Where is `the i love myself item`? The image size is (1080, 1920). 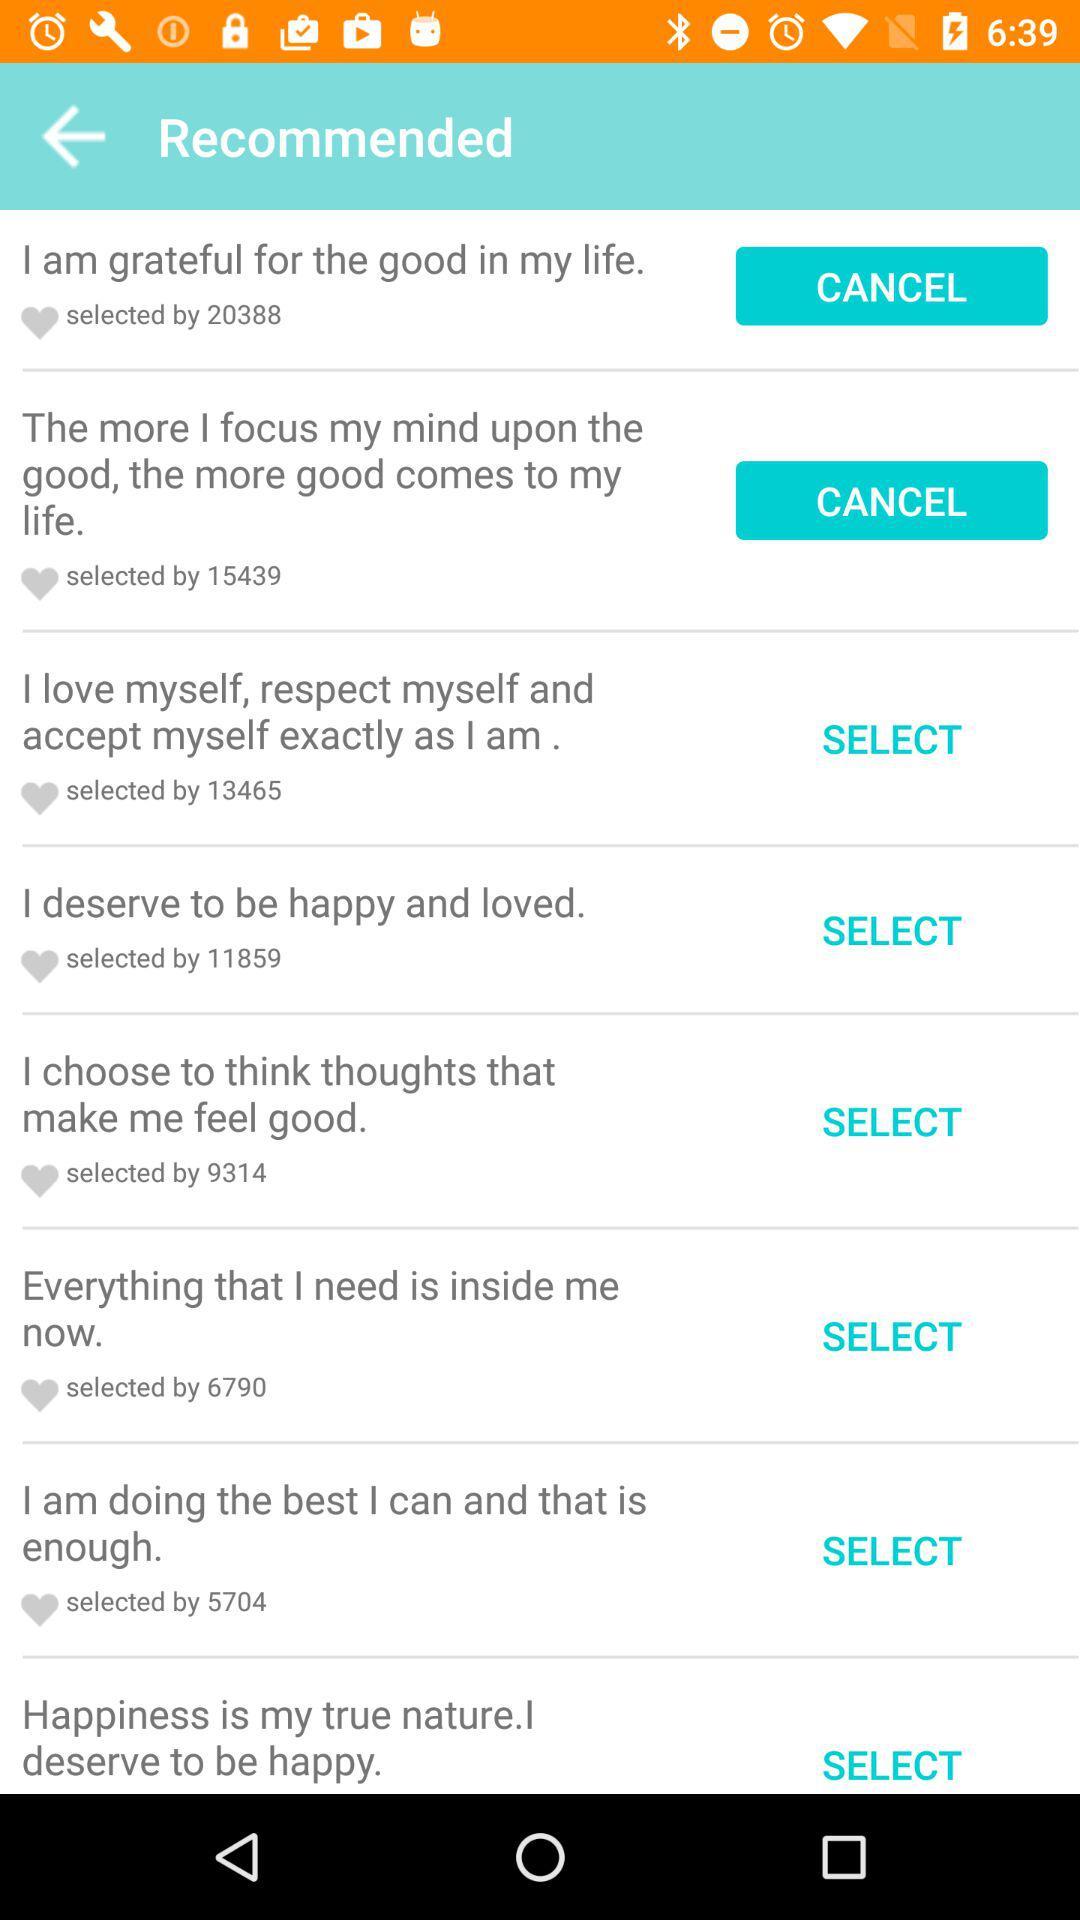
the i love myself item is located at coordinates (340, 710).